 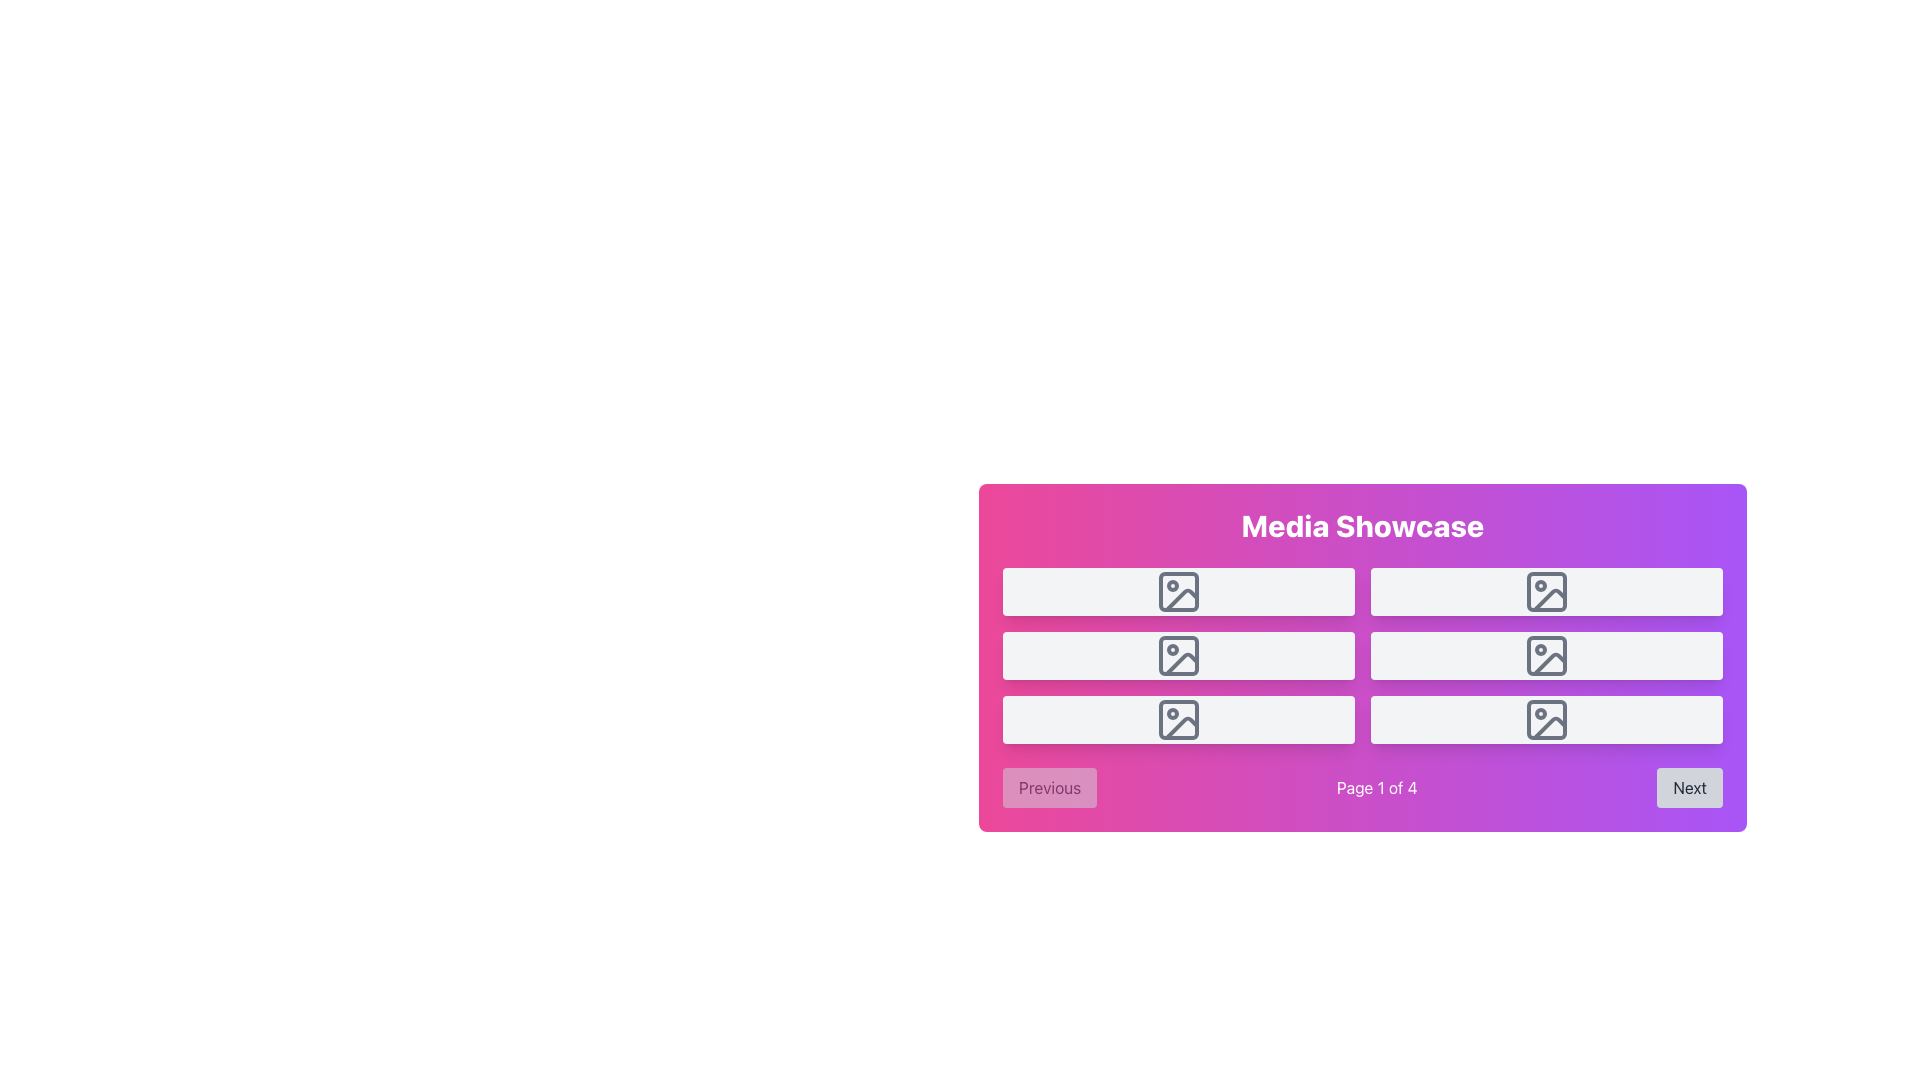 What do you see at coordinates (1179, 590) in the screenshot?
I see `the SVG icon representing an image placeholder, which is located in the second row and first column of the grid in the 'Media Showcase' panel` at bounding box center [1179, 590].